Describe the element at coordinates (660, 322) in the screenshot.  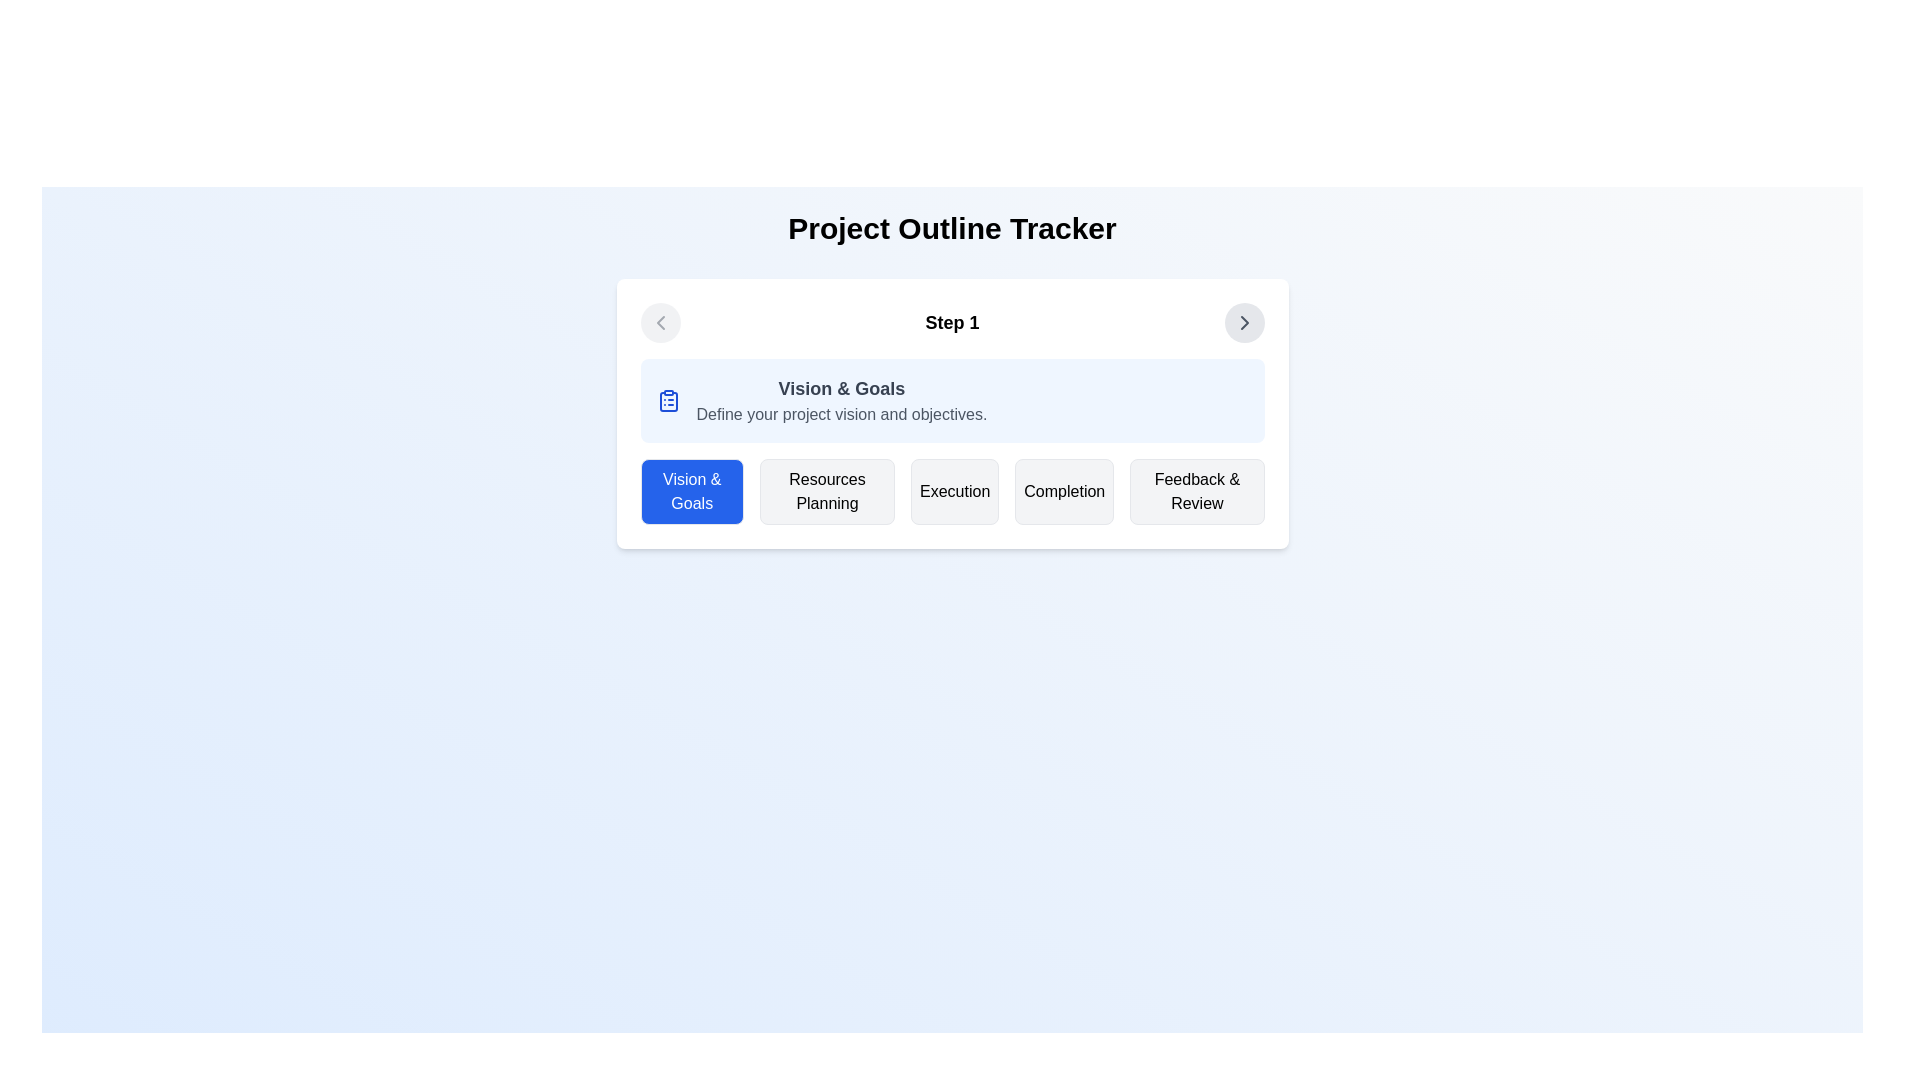
I see `the navigational chevron icon located in the top-left corner of a card` at that location.